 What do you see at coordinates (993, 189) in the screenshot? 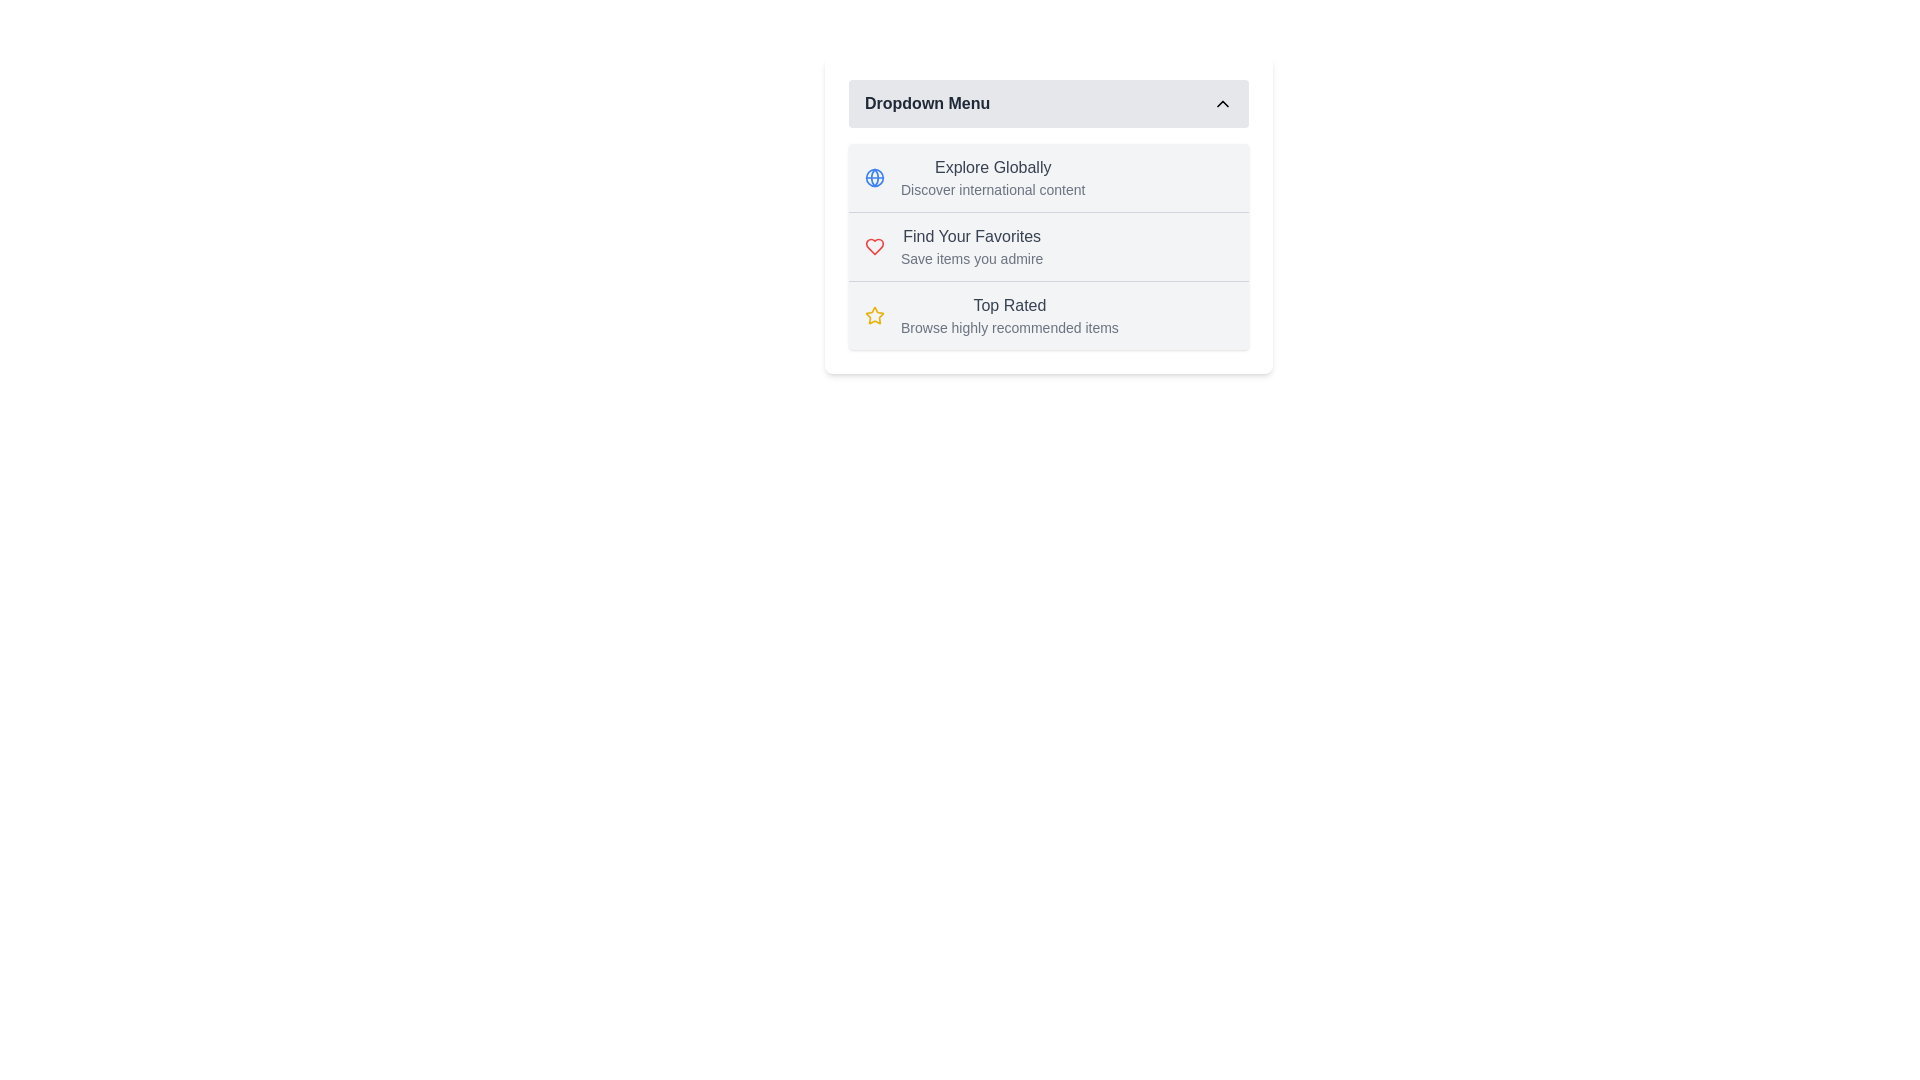
I see `the static text that provides additional context about the 'Explore Globally' option, which is positioned directly below it in the dropdown menu panel` at bounding box center [993, 189].